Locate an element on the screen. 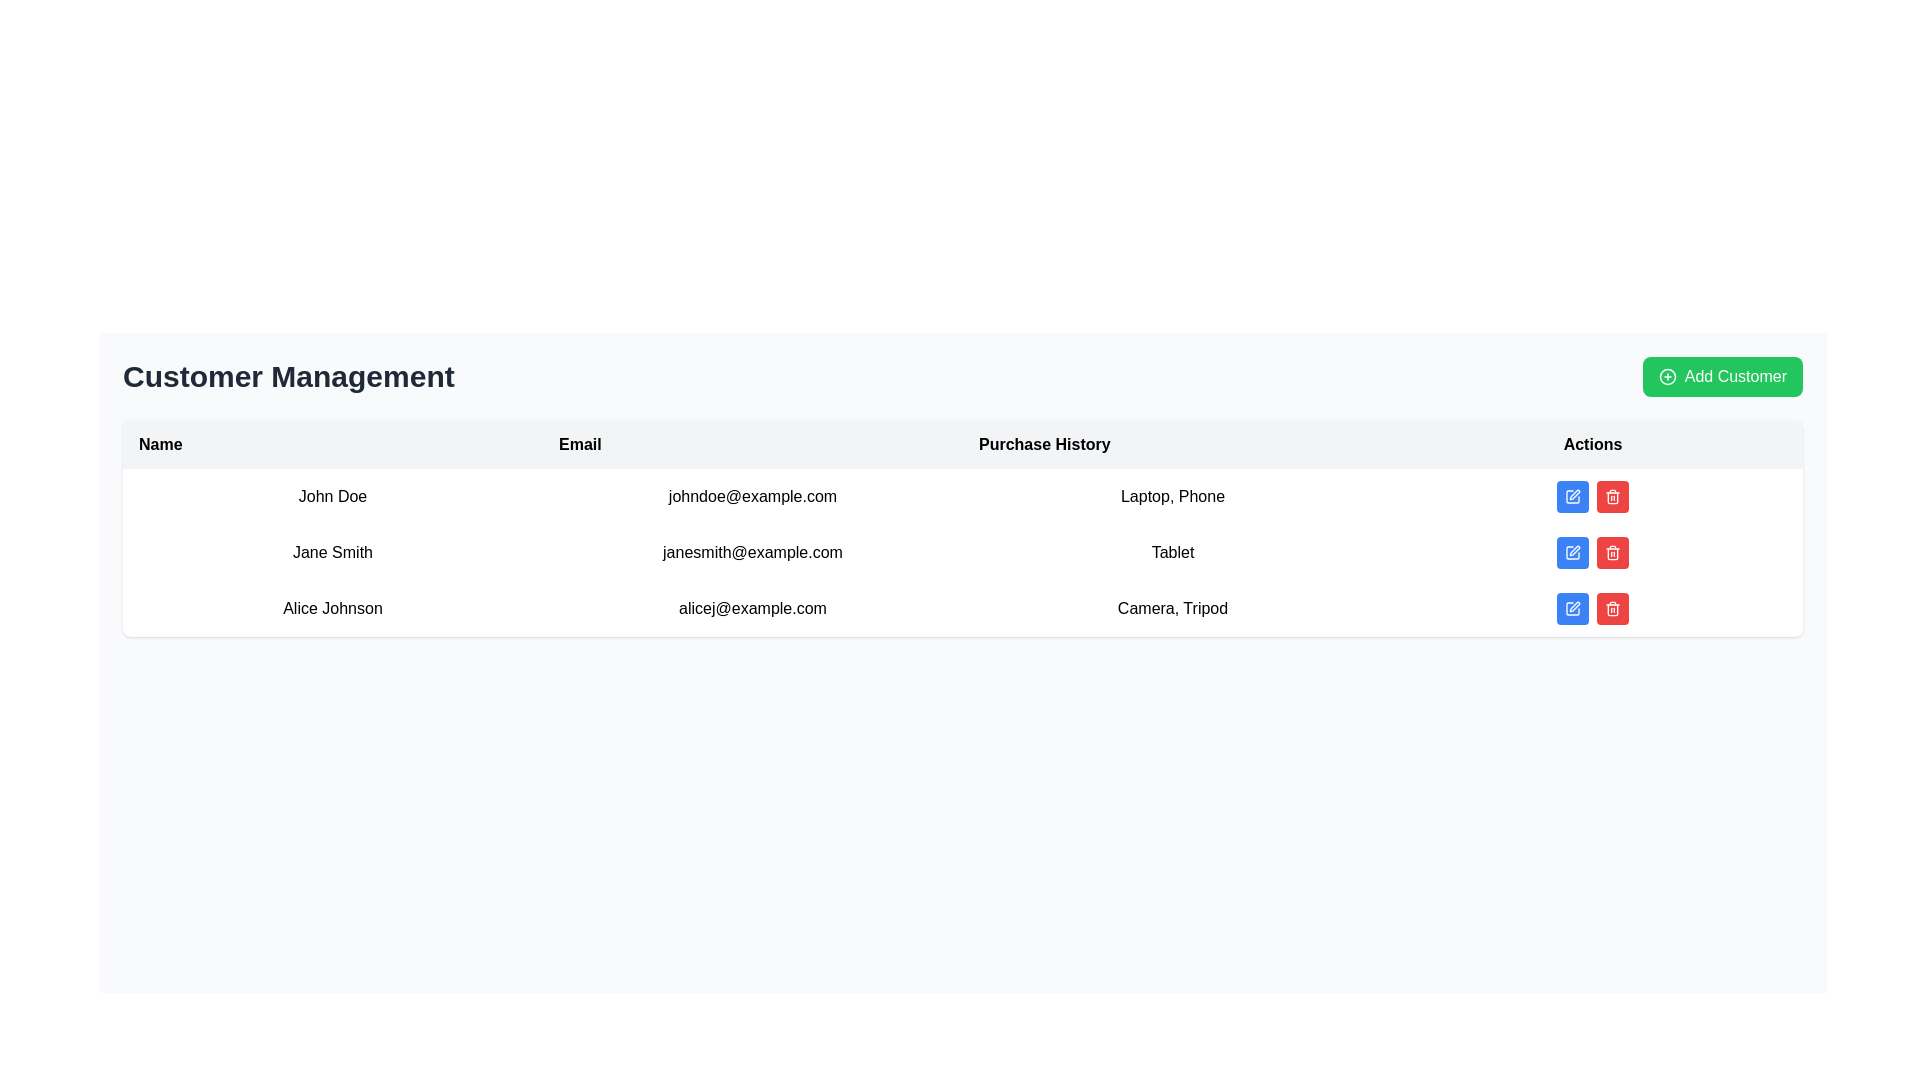 This screenshot has width=1920, height=1080. the button located in the top-right corner of the 'Customer Management' section, to the right of the title 'Customer Management' is located at coordinates (1721, 377).